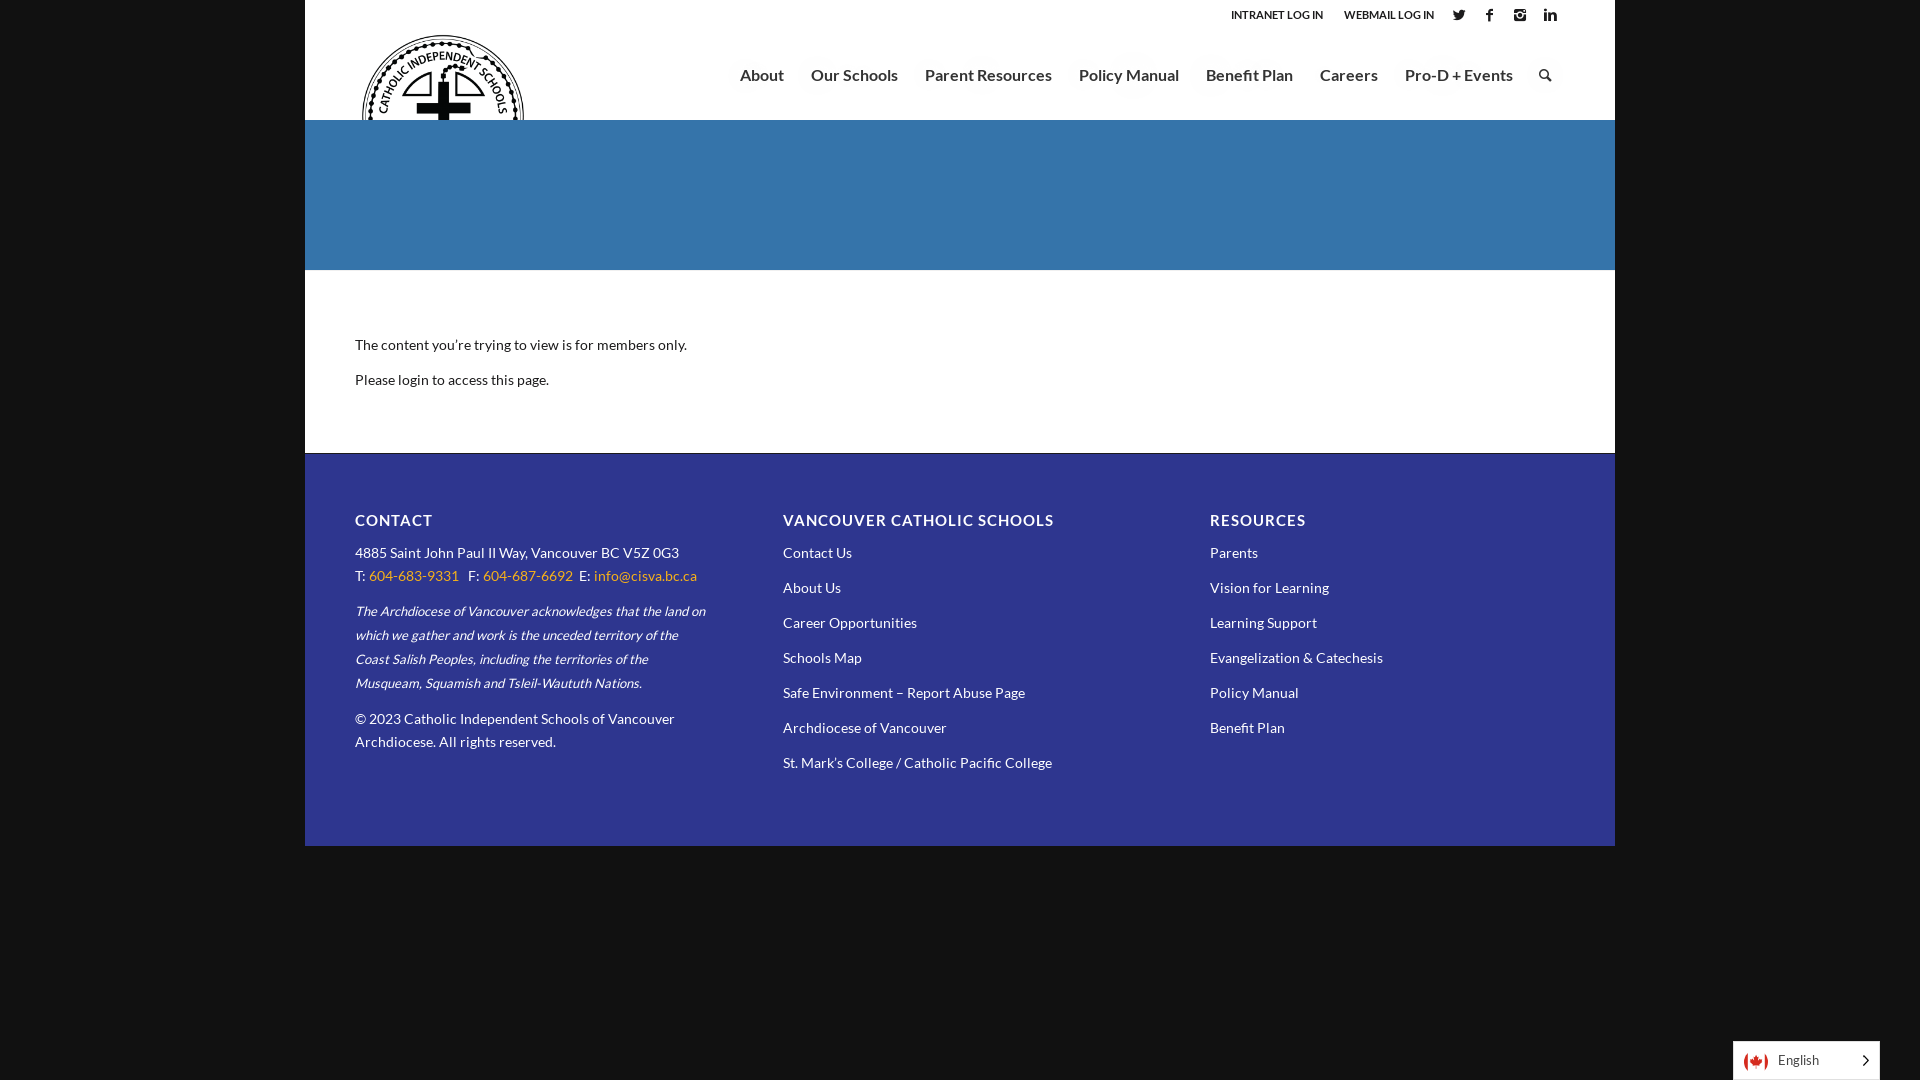  I want to click on 'info@cisva.bc.ca', so click(645, 575).